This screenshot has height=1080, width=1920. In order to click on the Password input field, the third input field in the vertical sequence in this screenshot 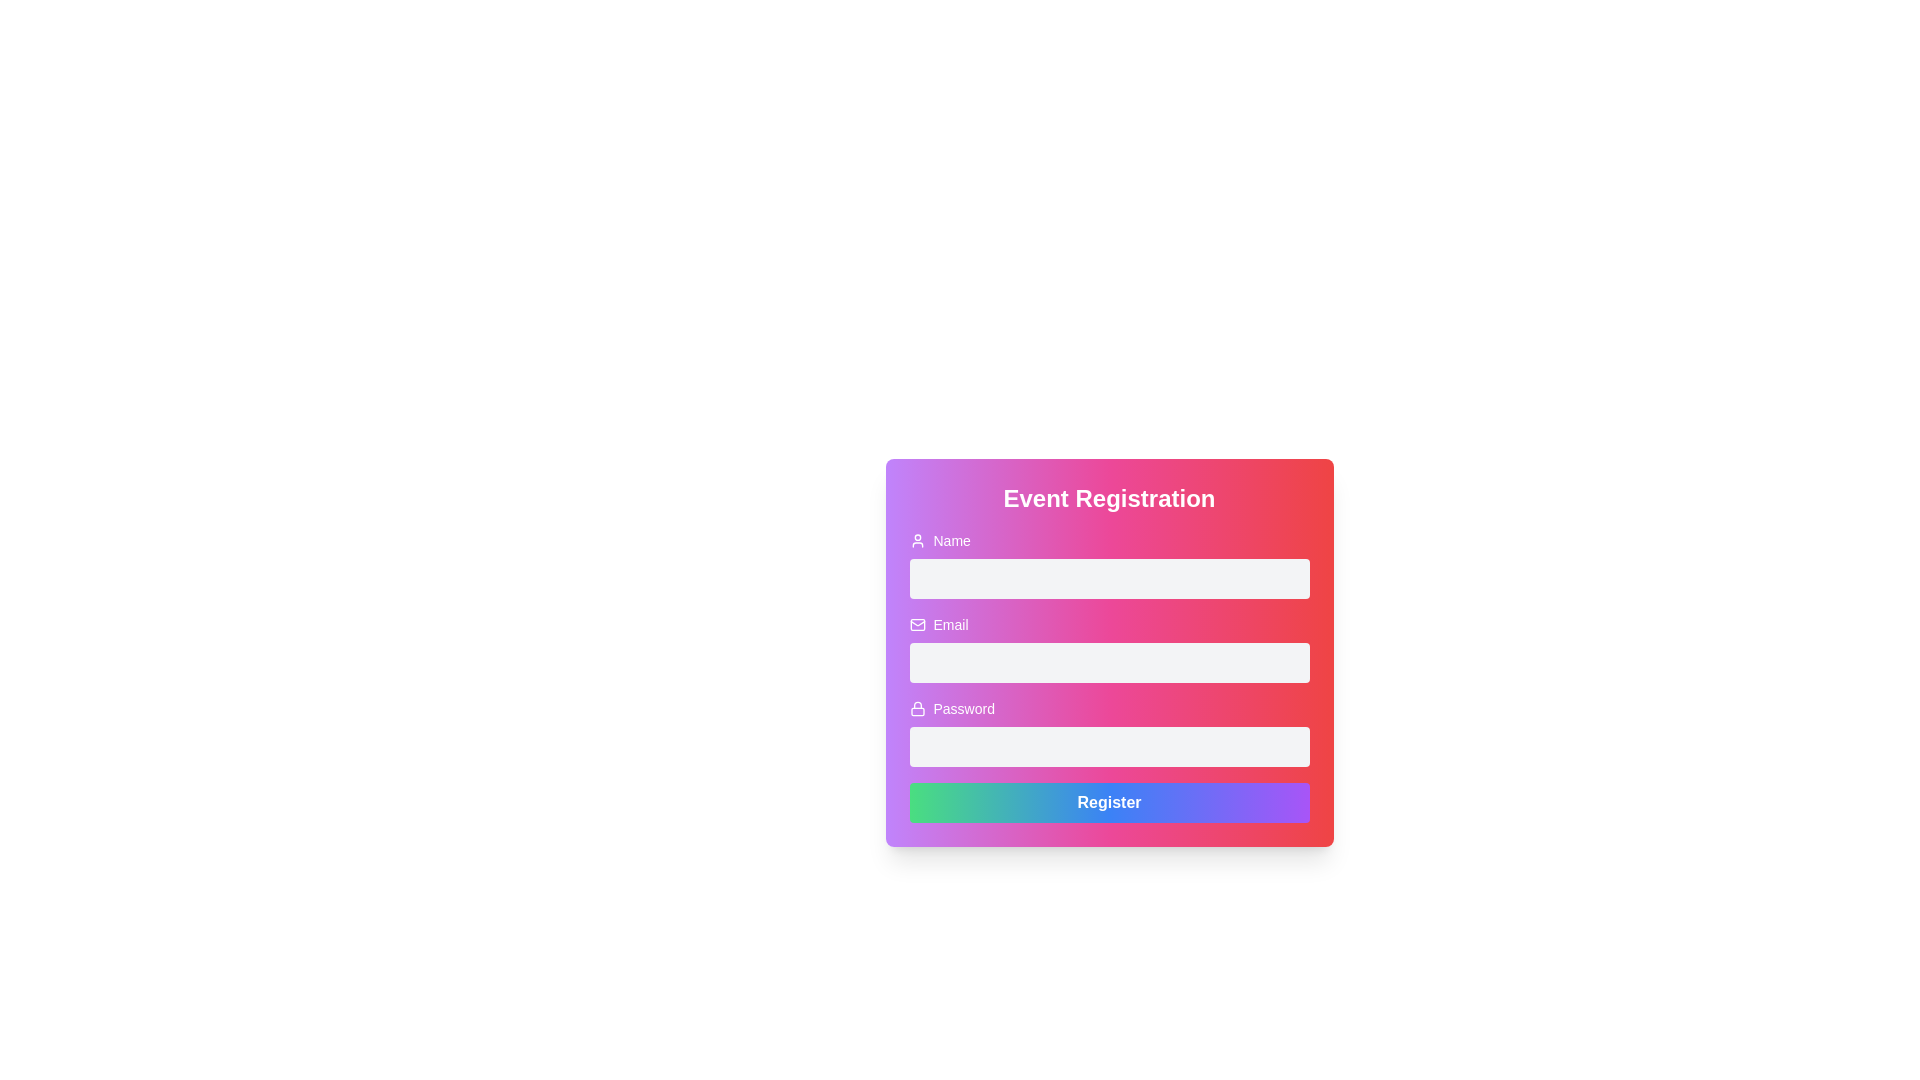, I will do `click(1108, 732)`.